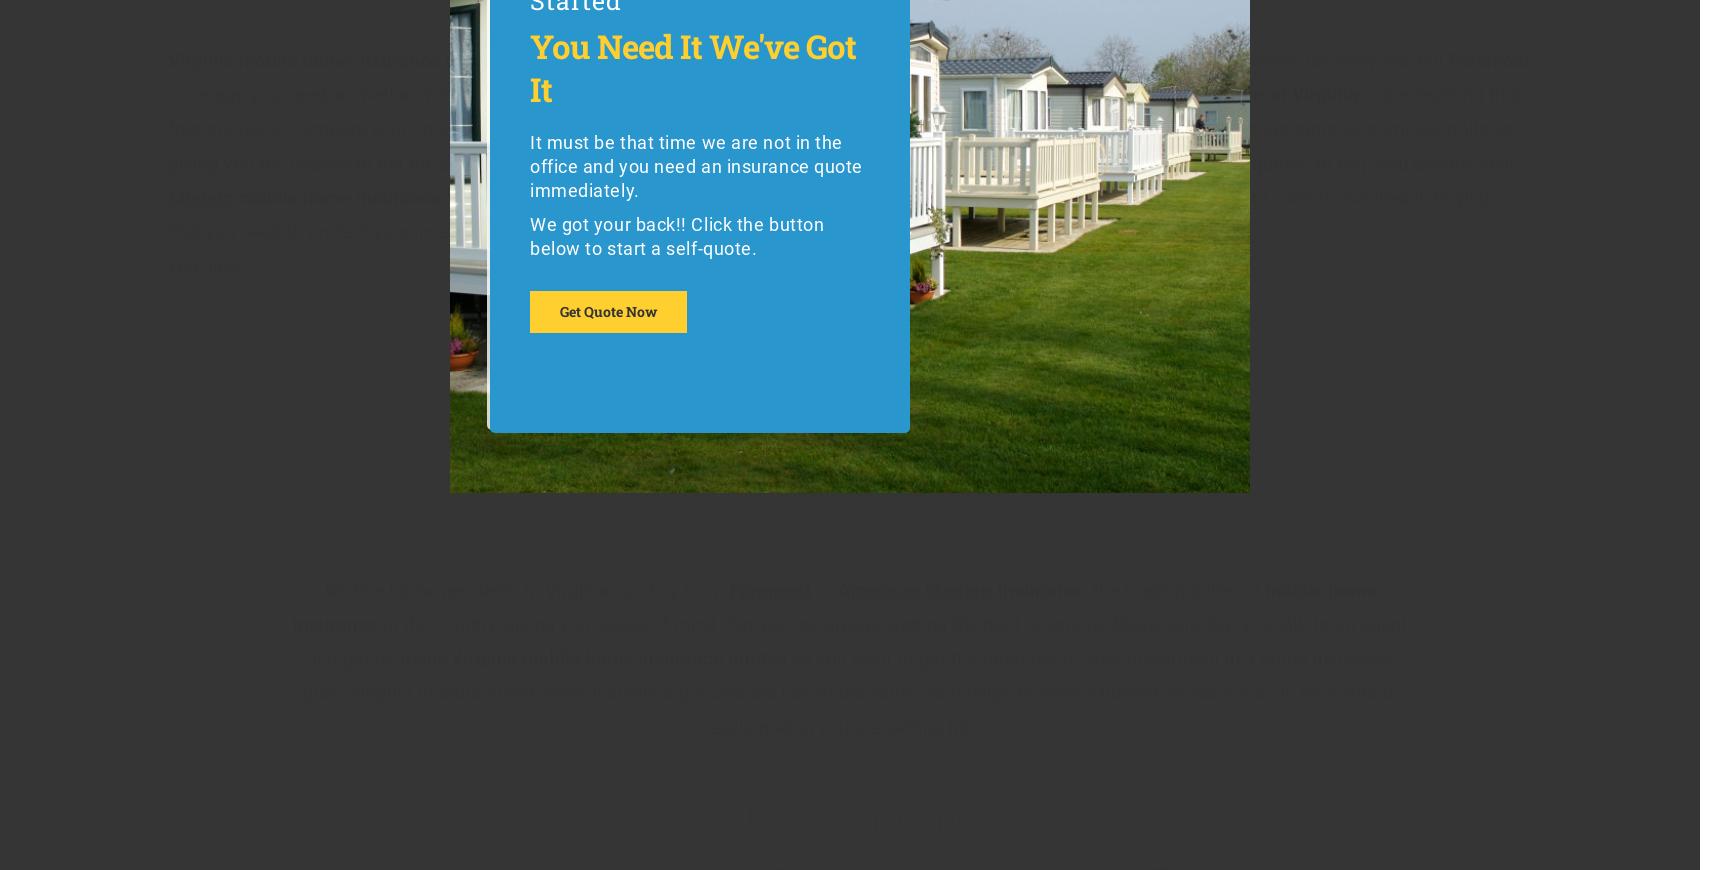 The width and height of the screenshot is (1723, 870). Describe the element at coordinates (528, 165) in the screenshot. I see `'It must be that time we are not in the office and you need an insurance quote immediately.'` at that location.